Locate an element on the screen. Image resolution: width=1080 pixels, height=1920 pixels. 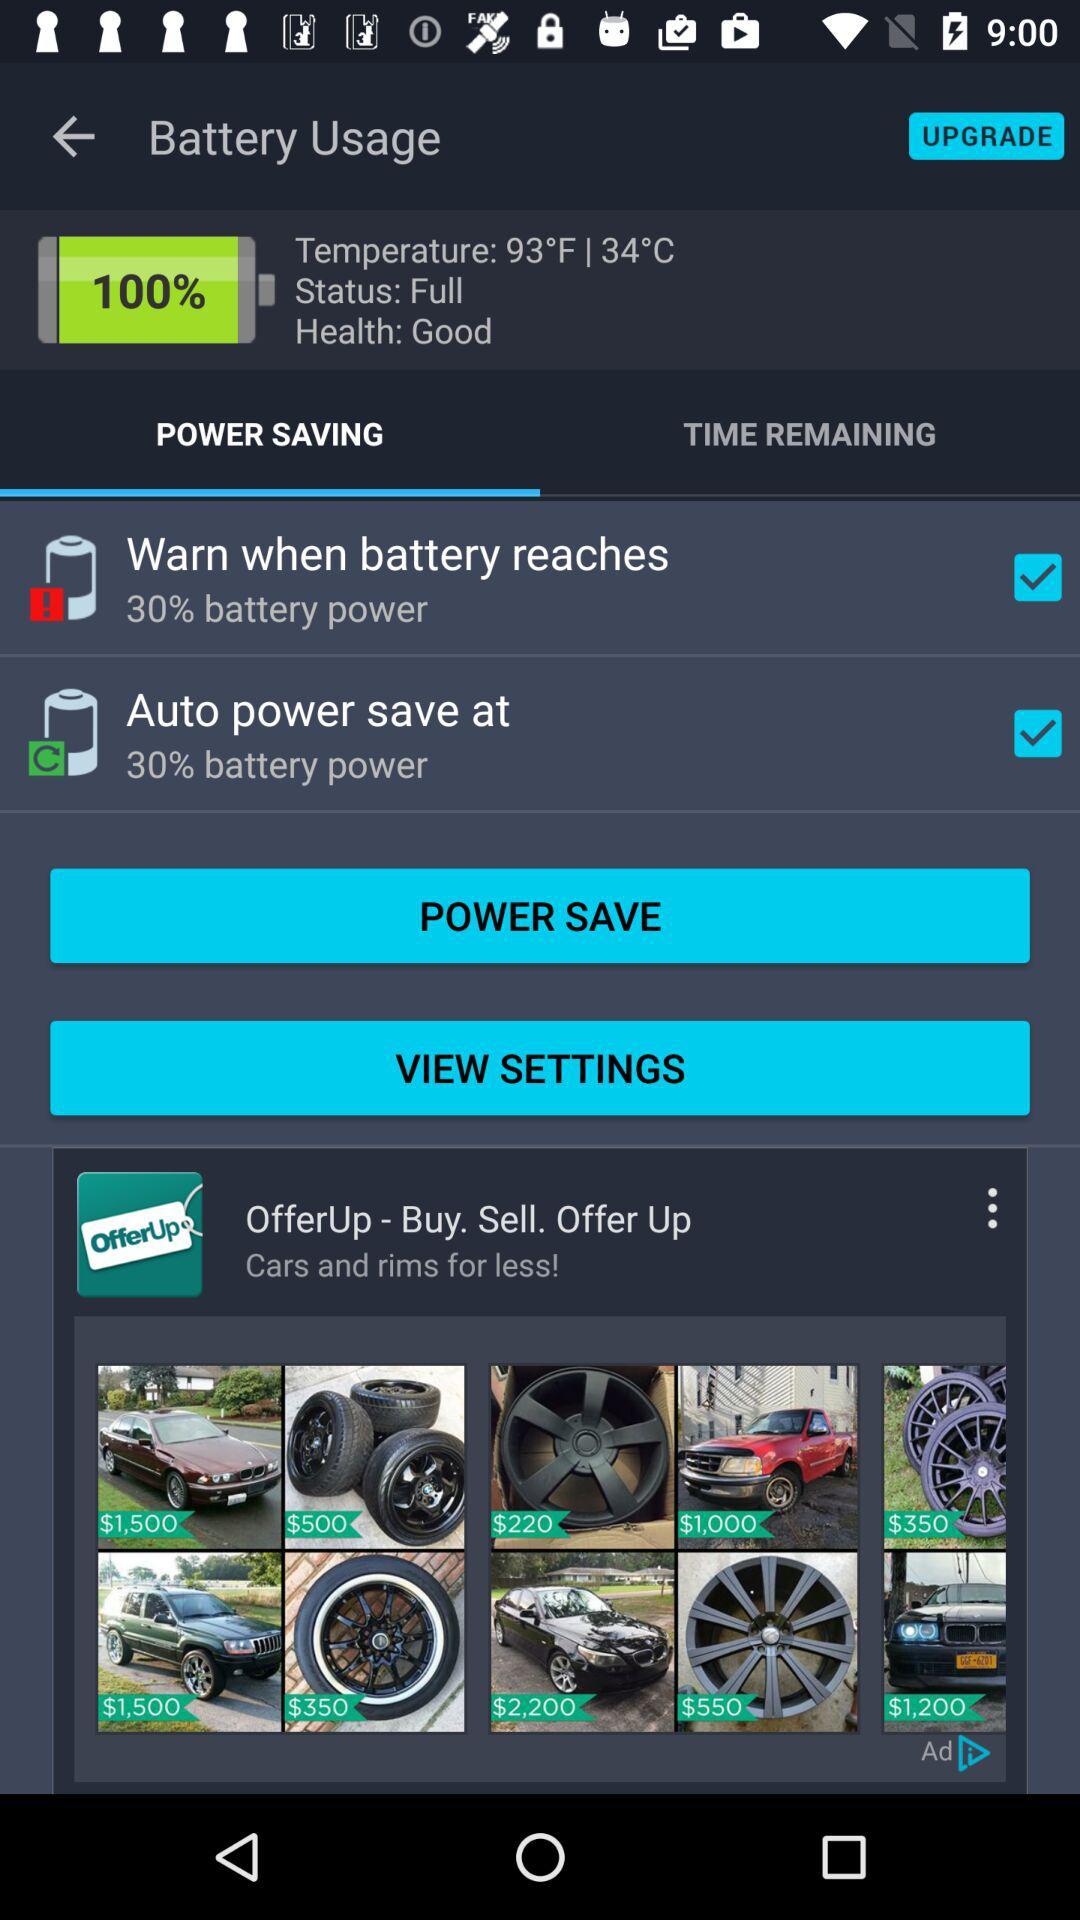
offerup is located at coordinates (138, 1233).